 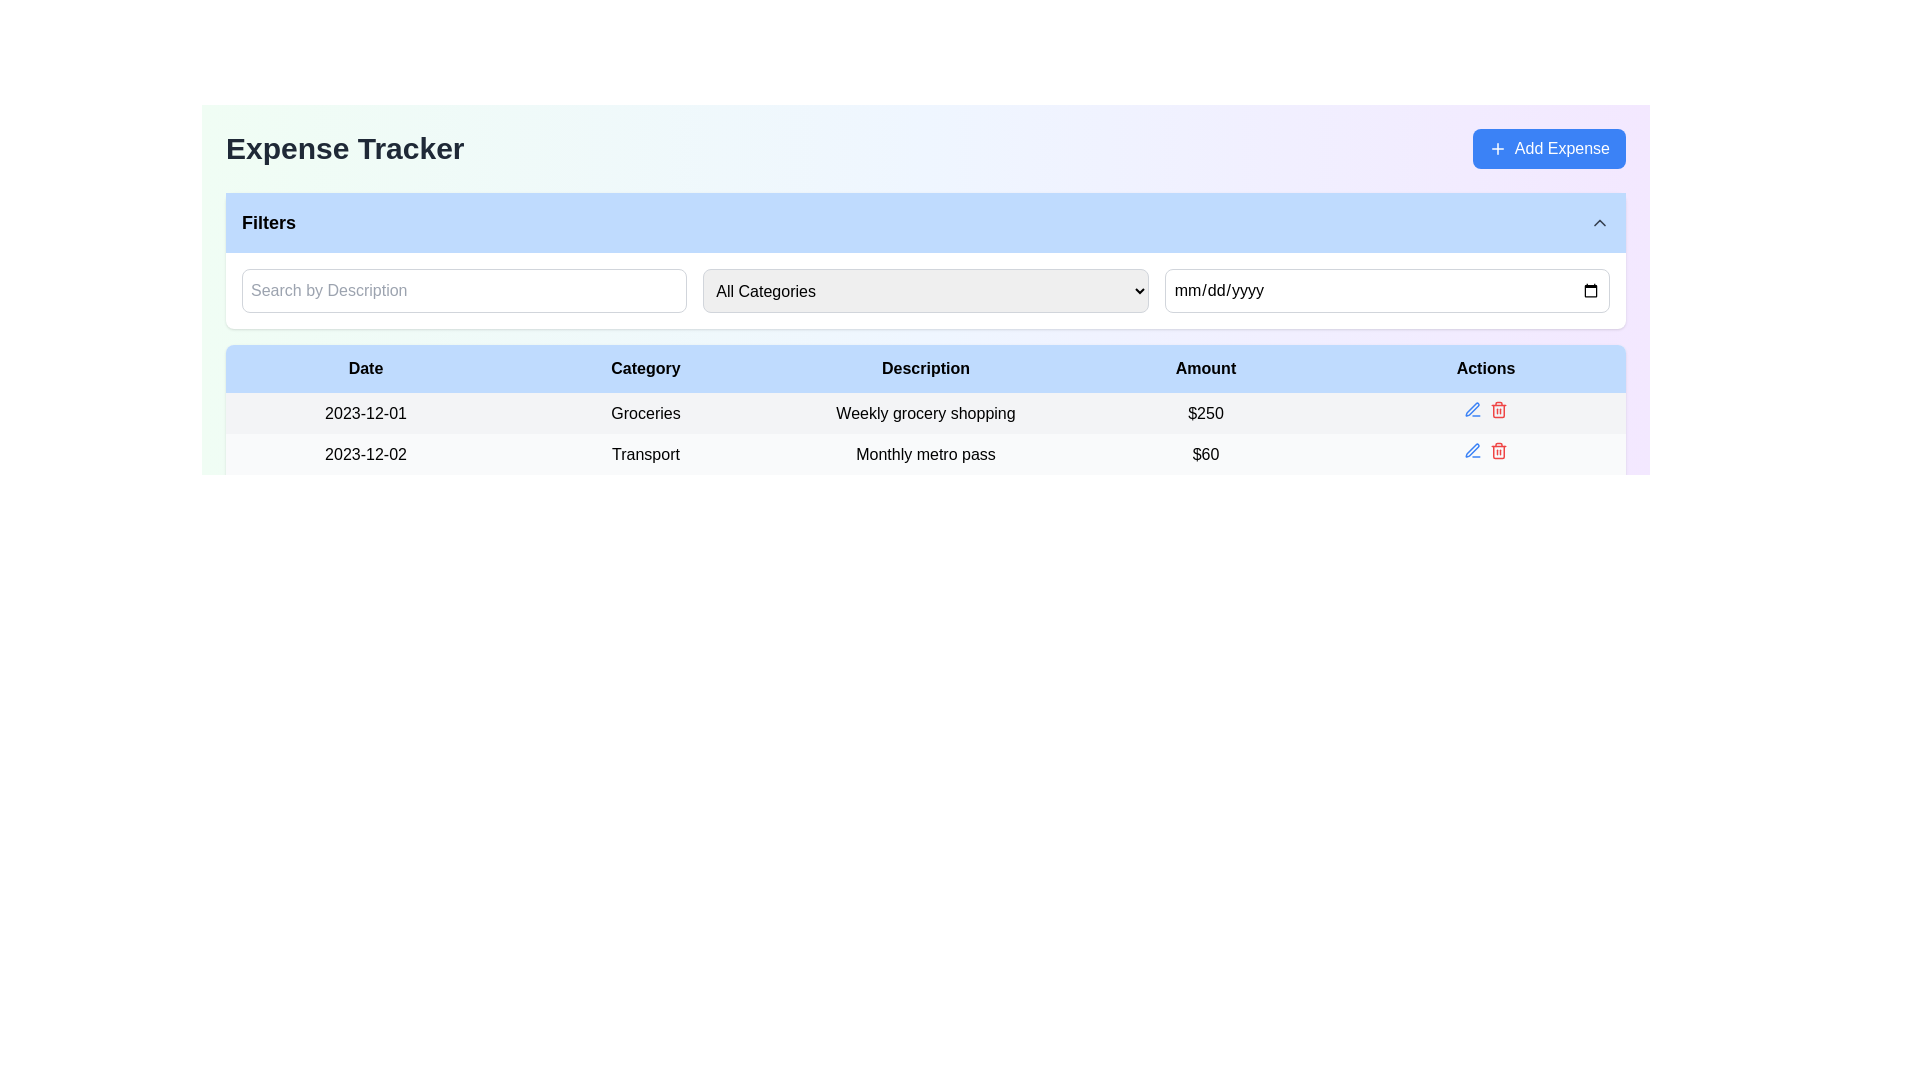 What do you see at coordinates (925, 290) in the screenshot?
I see `the dropdown menu labeled 'All Categories' located under the 'Filters' section` at bounding box center [925, 290].